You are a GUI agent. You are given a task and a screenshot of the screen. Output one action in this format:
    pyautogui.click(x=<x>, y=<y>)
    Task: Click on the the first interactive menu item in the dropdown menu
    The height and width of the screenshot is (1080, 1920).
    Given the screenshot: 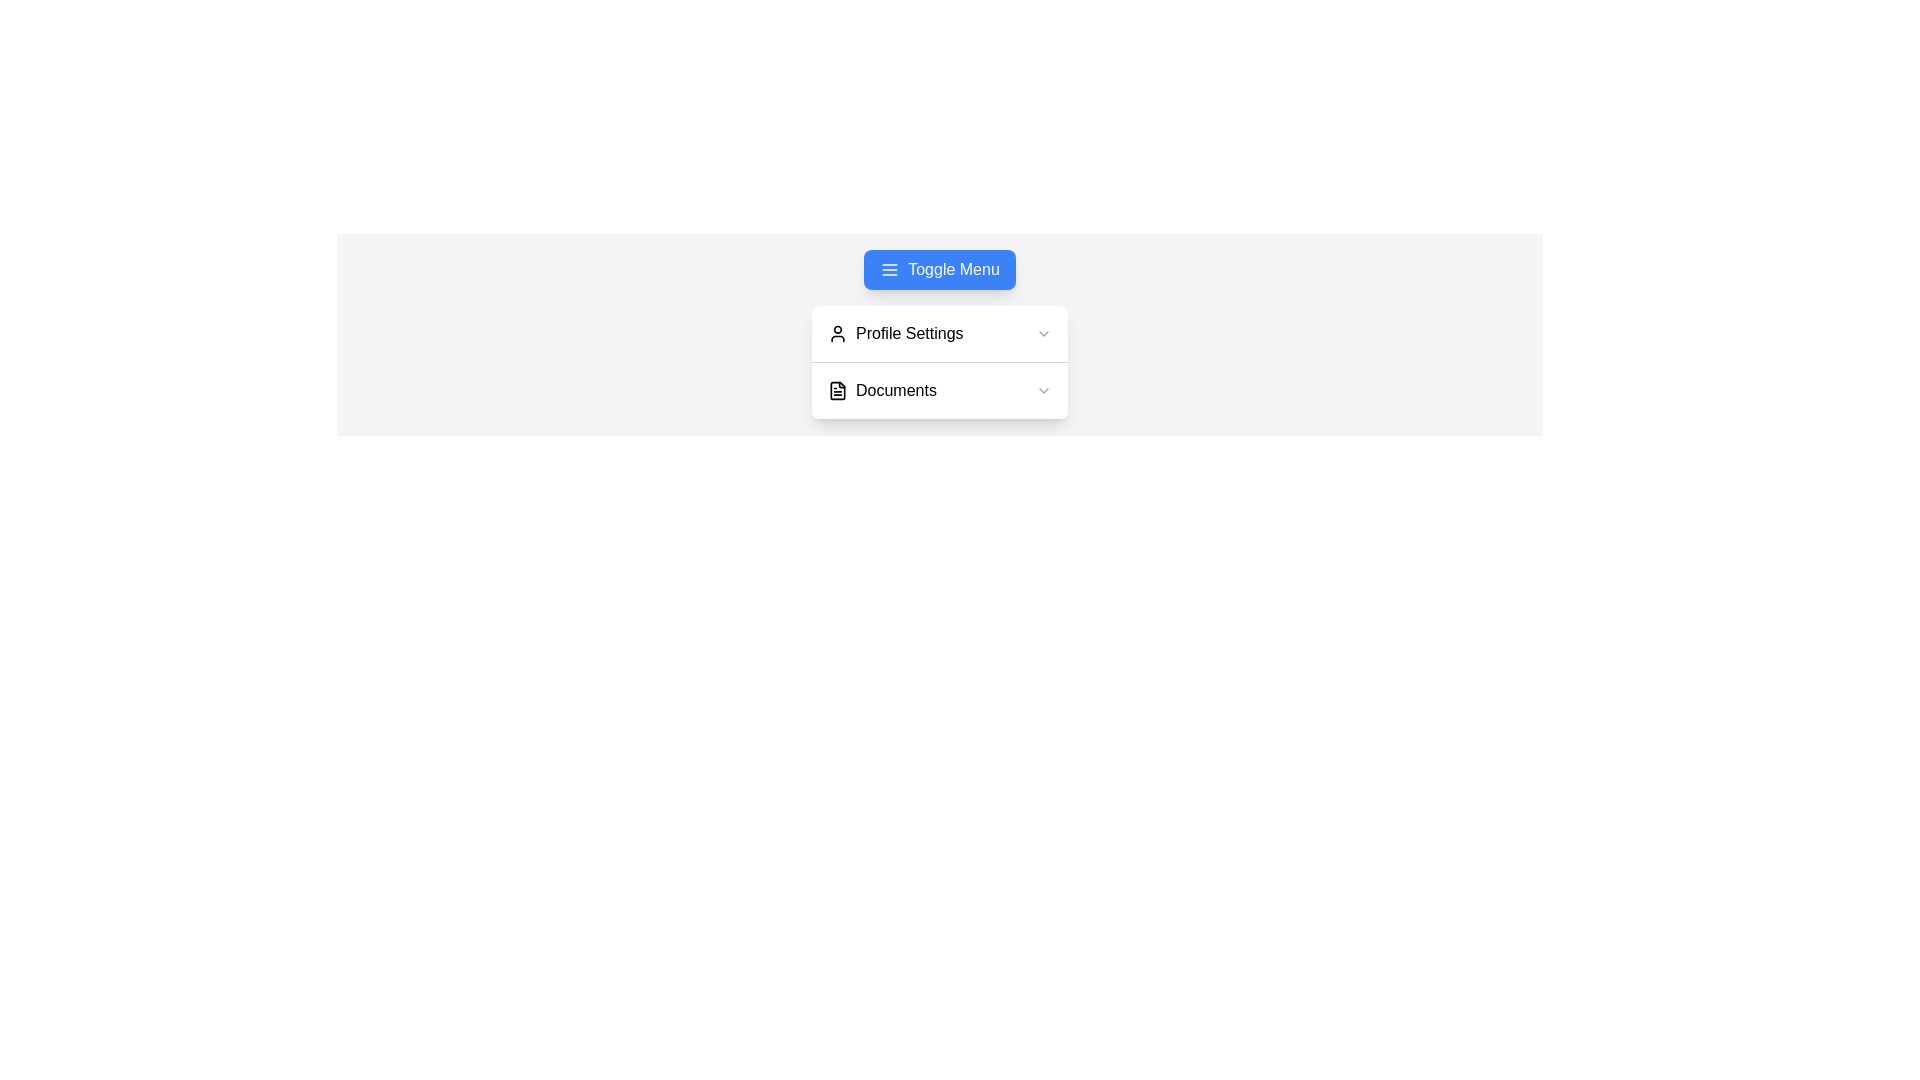 What is the action you would take?
    pyautogui.click(x=939, y=333)
    